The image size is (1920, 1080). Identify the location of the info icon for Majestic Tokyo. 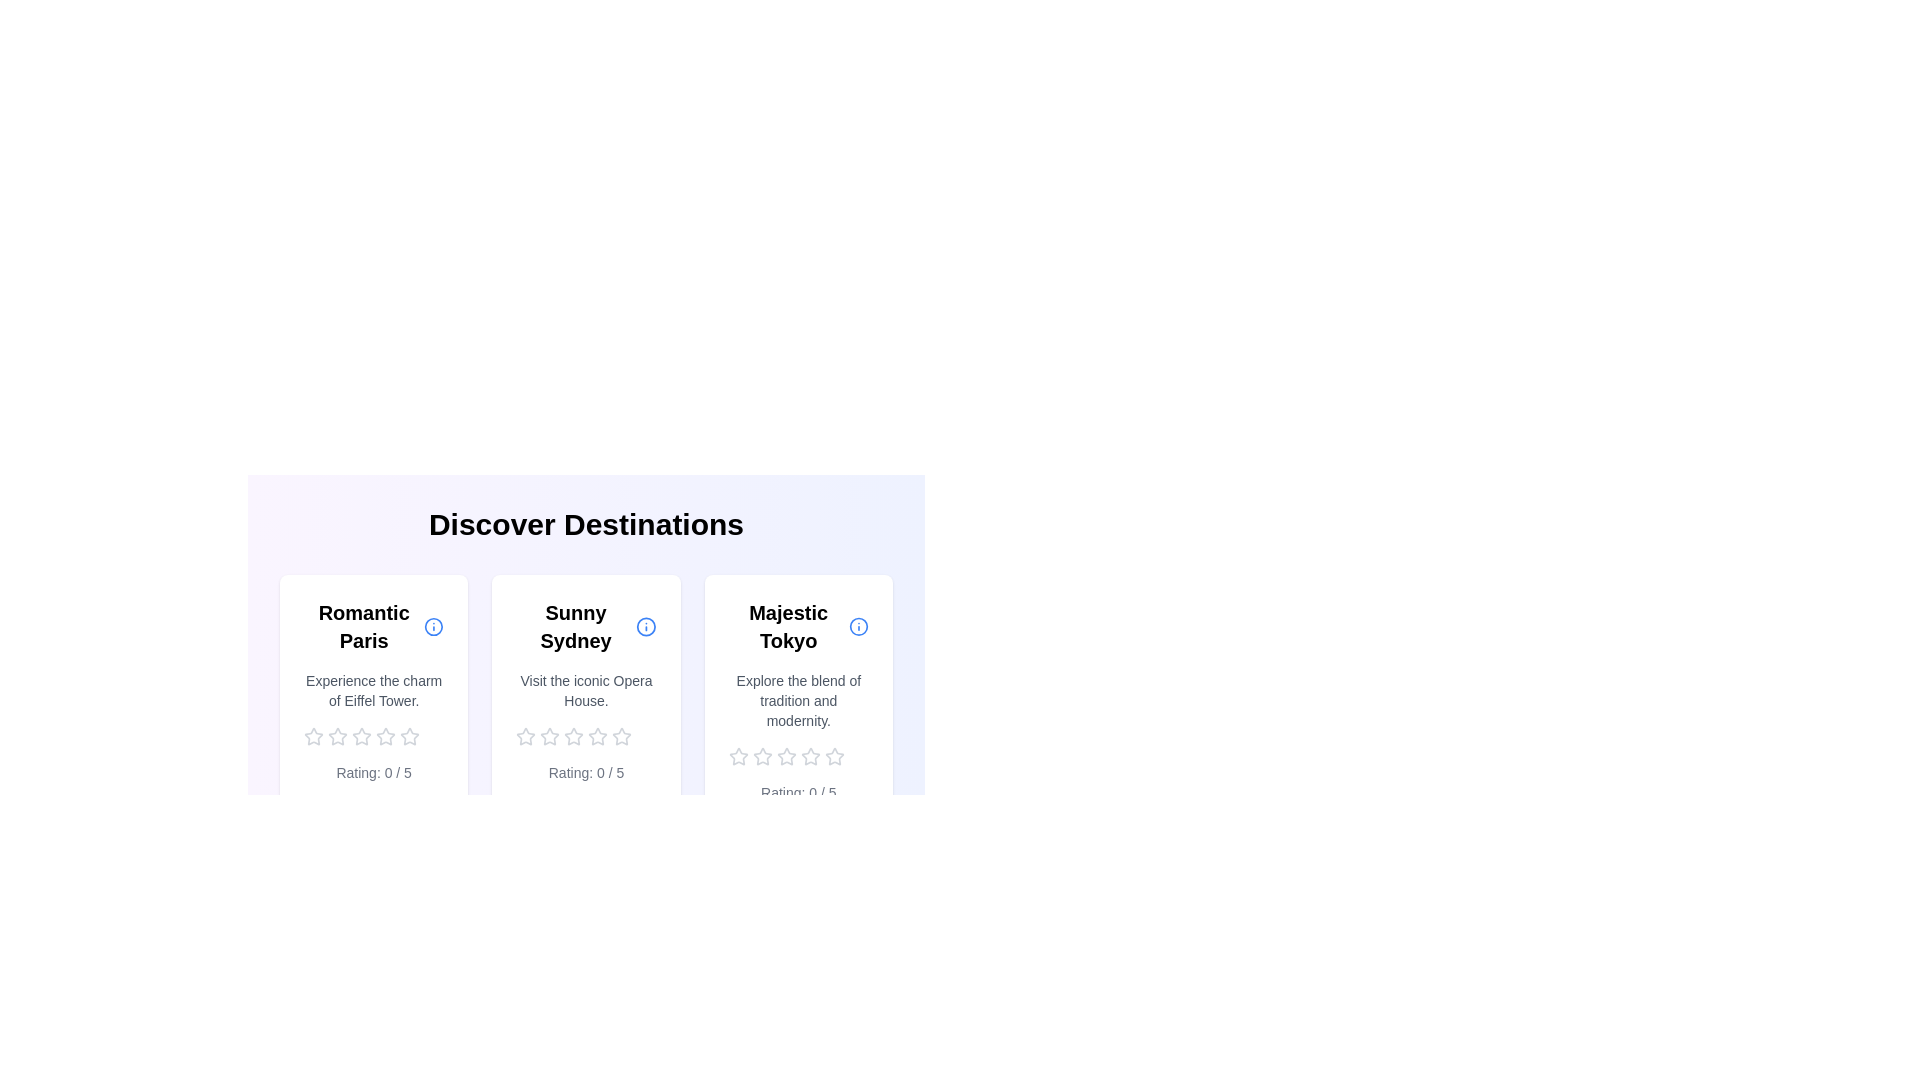
(858, 626).